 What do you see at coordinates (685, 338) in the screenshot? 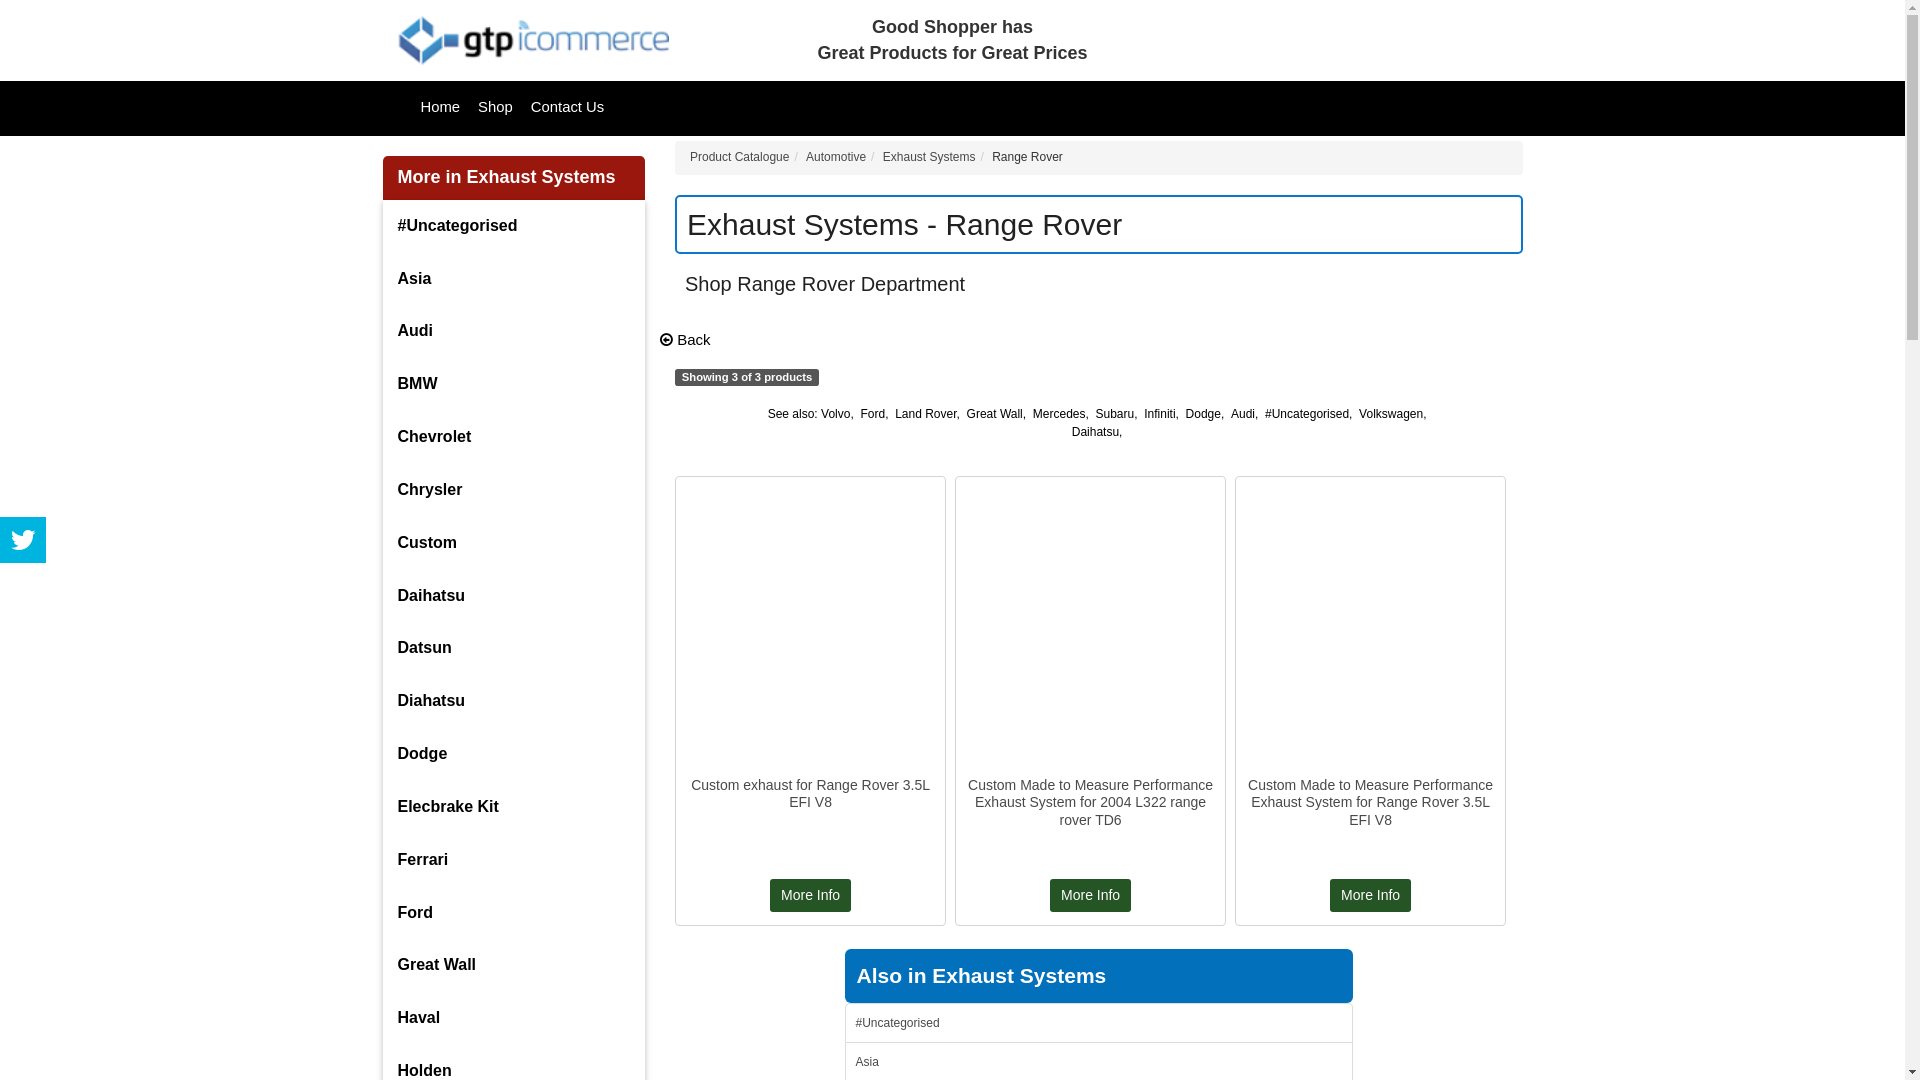
I see `' Back'` at bounding box center [685, 338].